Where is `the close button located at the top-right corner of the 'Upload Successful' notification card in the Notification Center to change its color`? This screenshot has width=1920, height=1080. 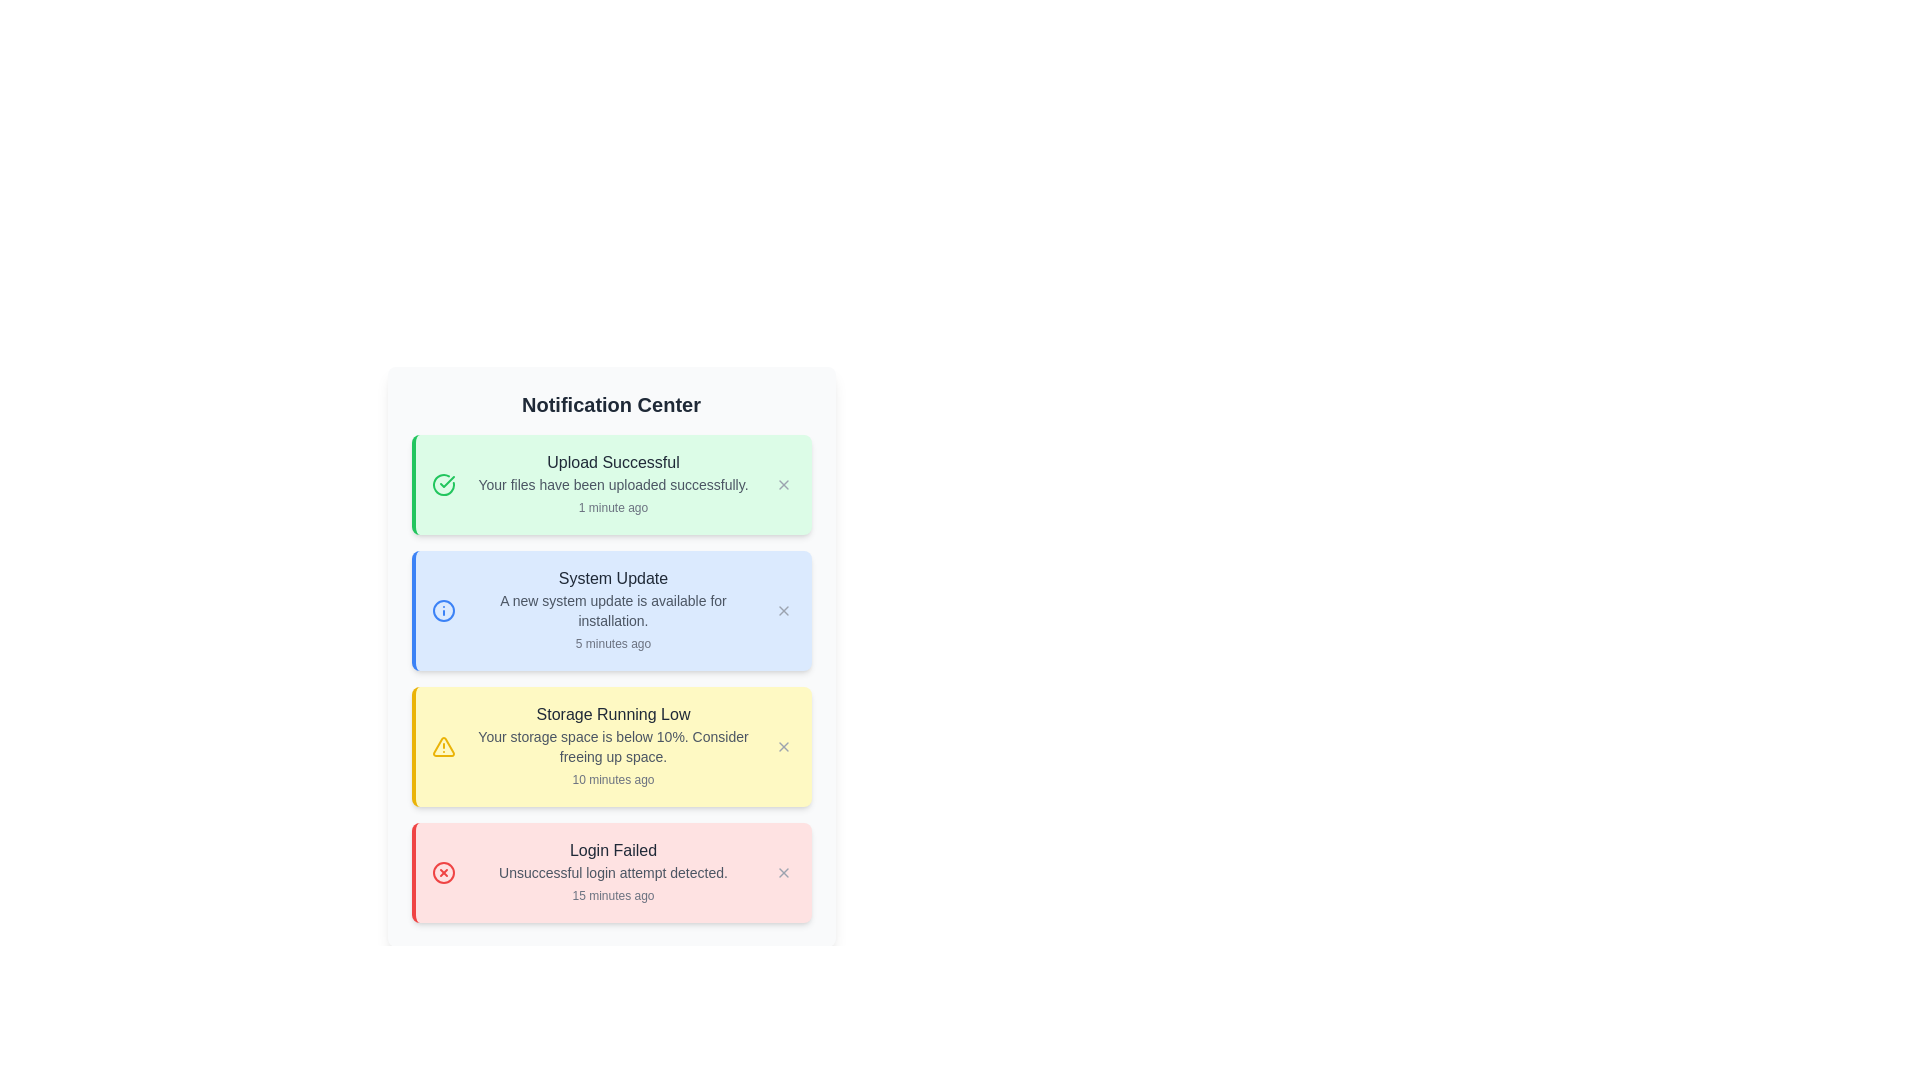
the close button located at the top-right corner of the 'Upload Successful' notification card in the Notification Center to change its color is located at coordinates (782, 485).